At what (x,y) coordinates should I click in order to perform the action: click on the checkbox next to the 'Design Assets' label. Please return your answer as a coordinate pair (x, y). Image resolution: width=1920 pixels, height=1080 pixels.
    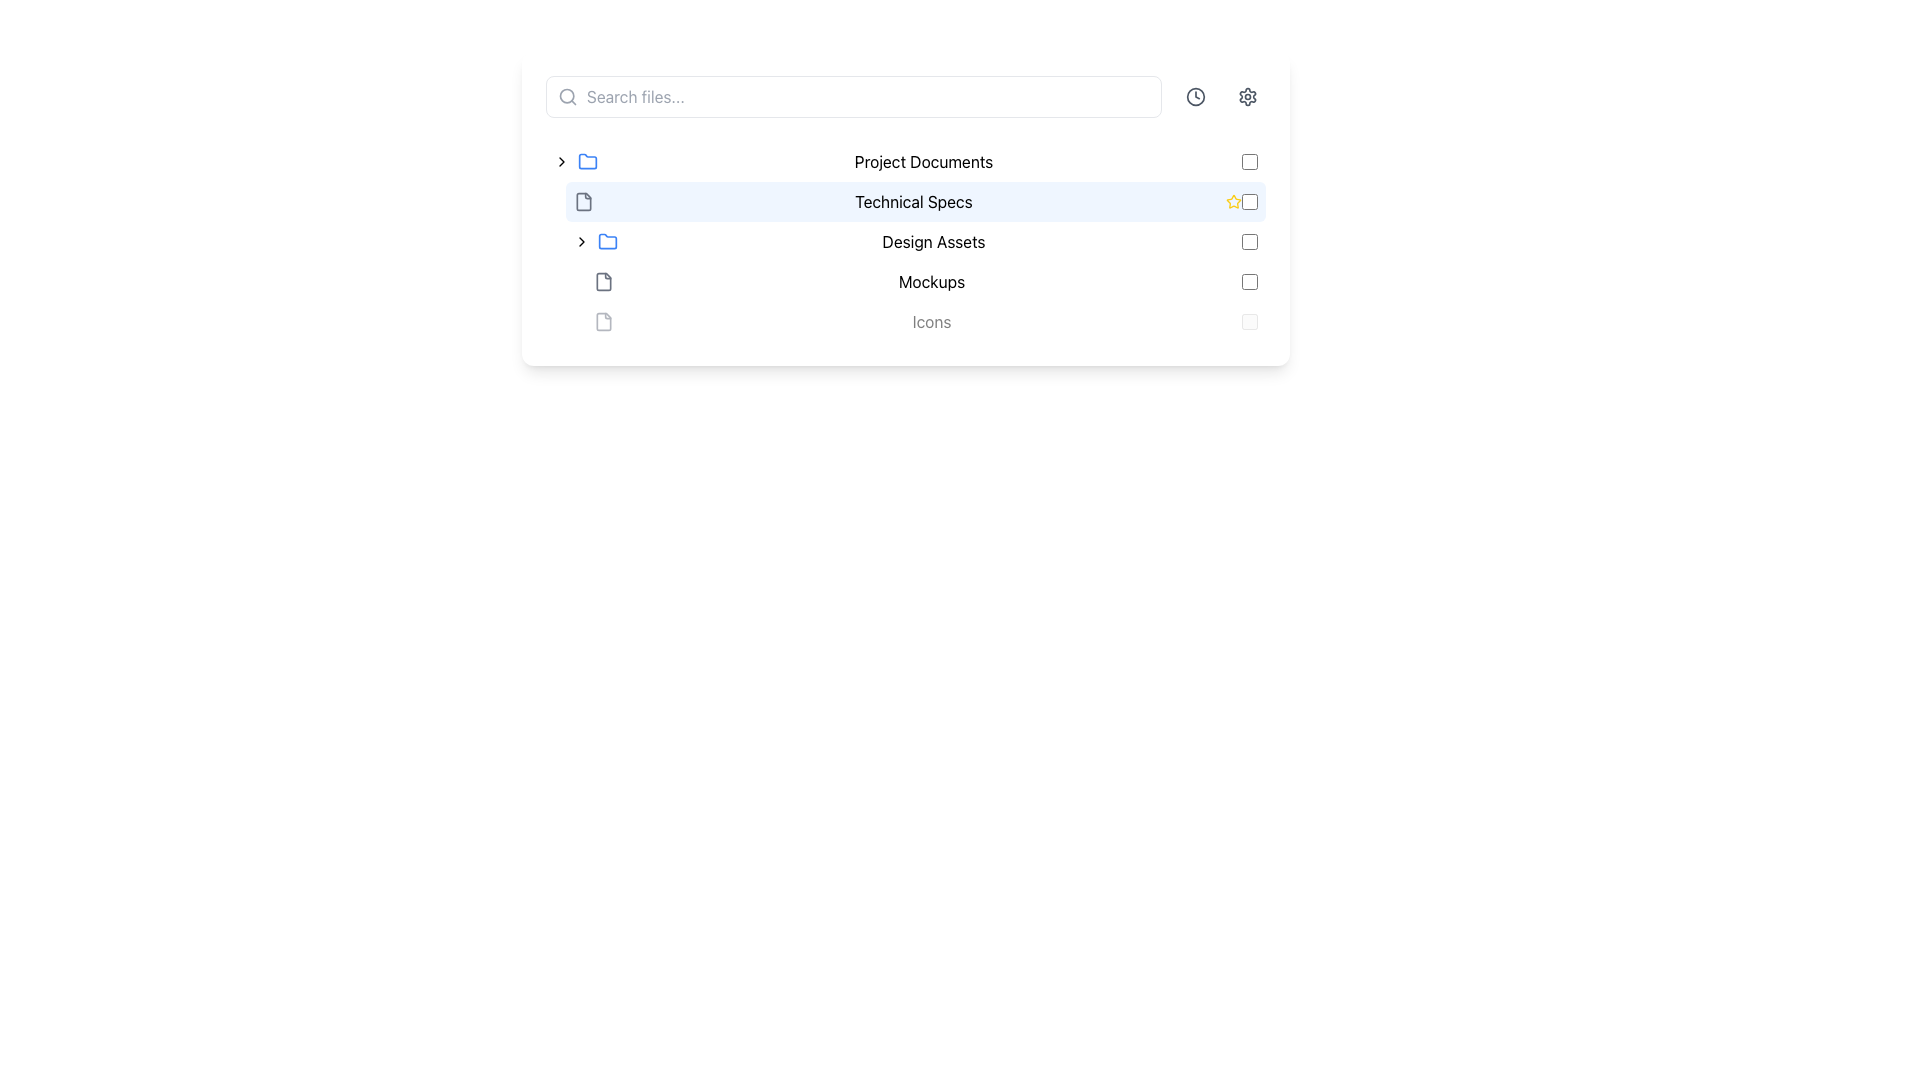
    Looking at the image, I should click on (1248, 241).